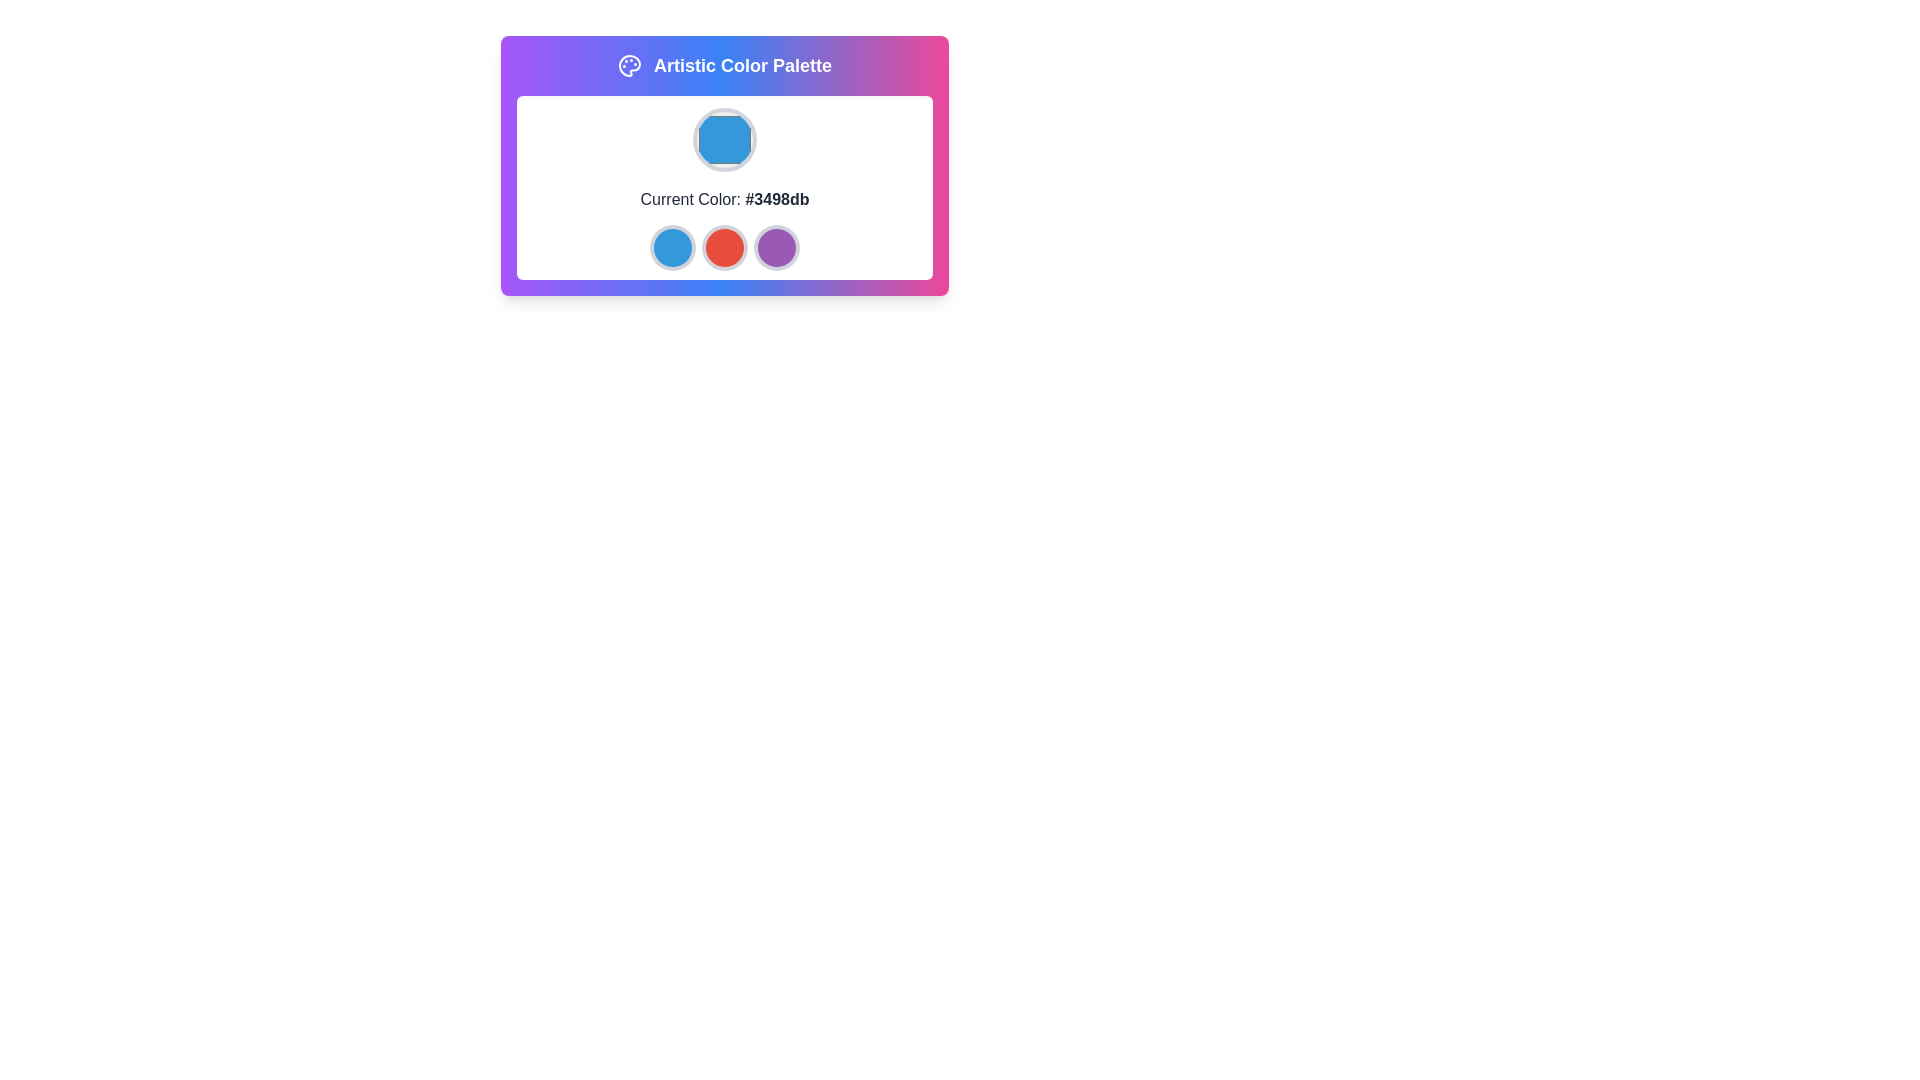 Image resolution: width=1920 pixels, height=1080 pixels. Describe the element at coordinates (723, 64) in the screenshot. I see `text of the Label with an icon located at the top center of the color palette interface, which serves as a descriptive context for its functionality` at that location.